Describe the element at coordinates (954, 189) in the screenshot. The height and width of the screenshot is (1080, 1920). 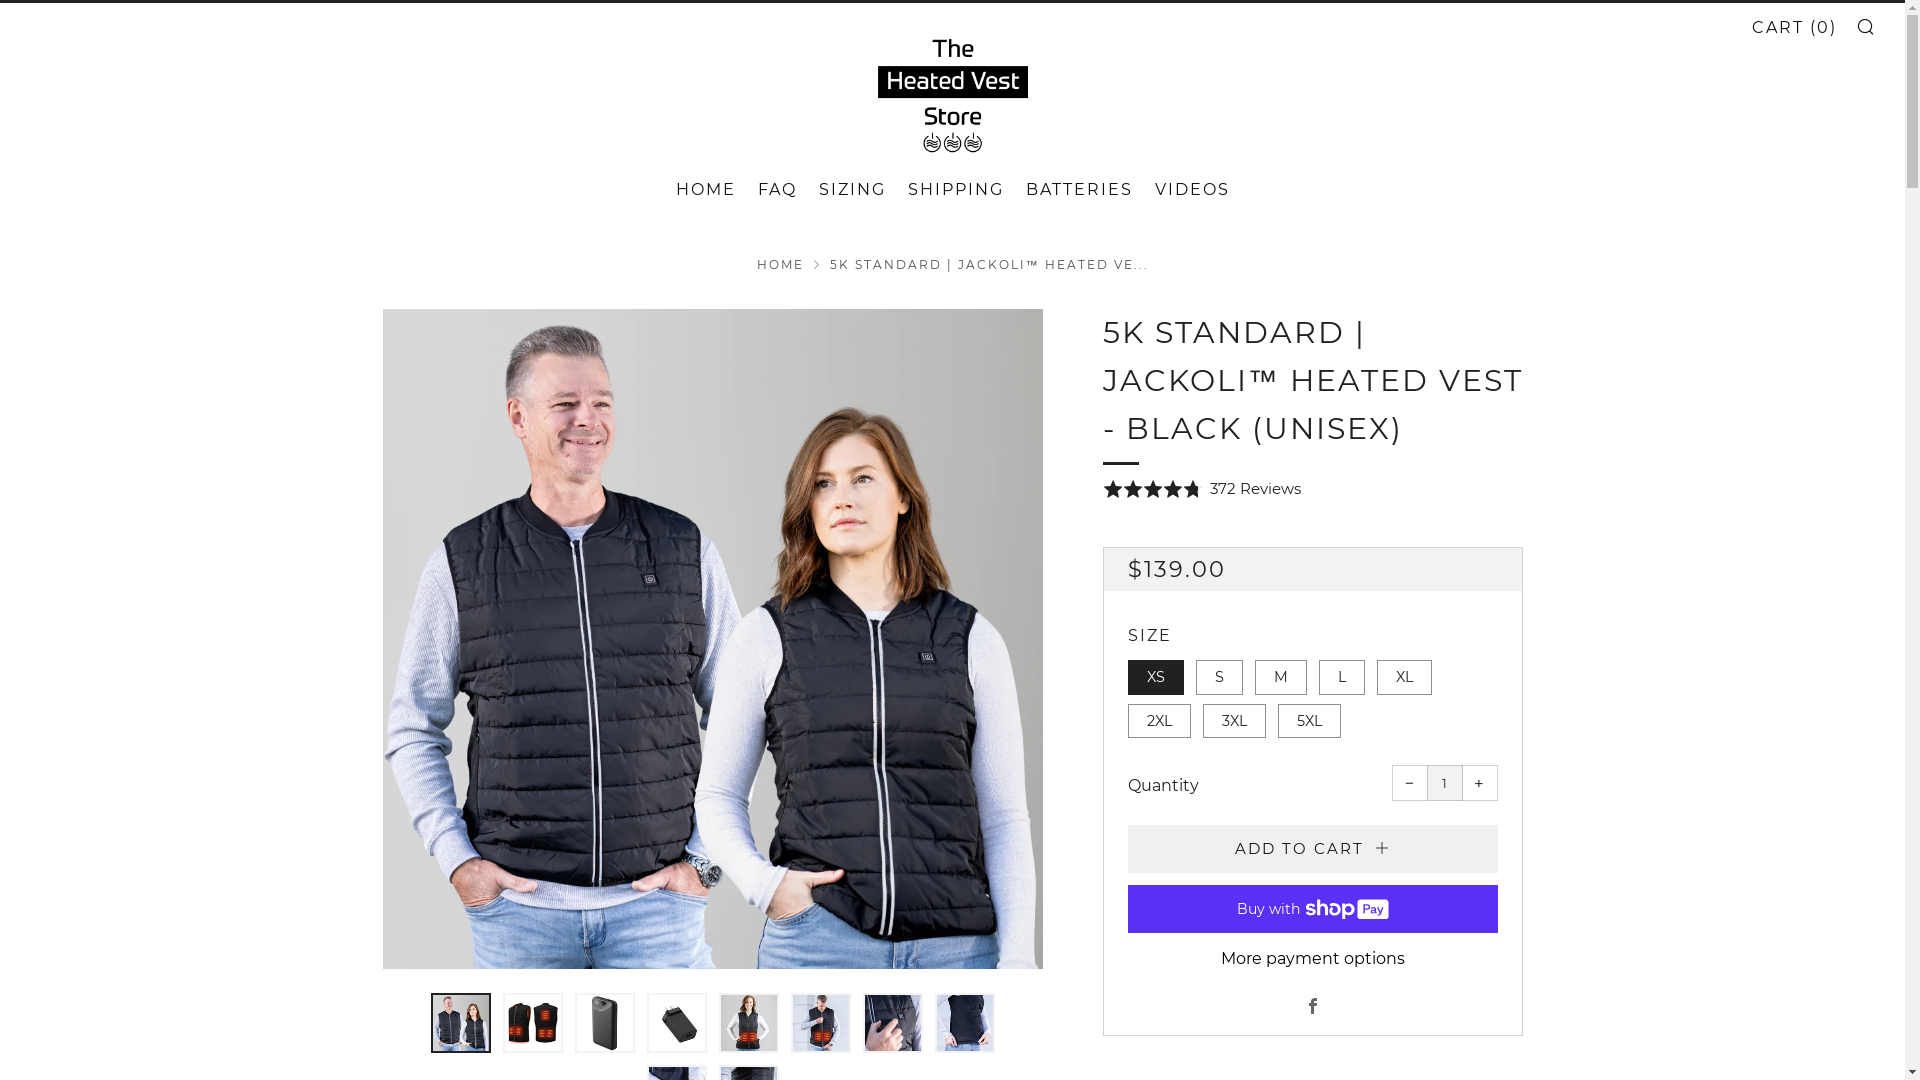
I see `'SHIPPING'` at that location.